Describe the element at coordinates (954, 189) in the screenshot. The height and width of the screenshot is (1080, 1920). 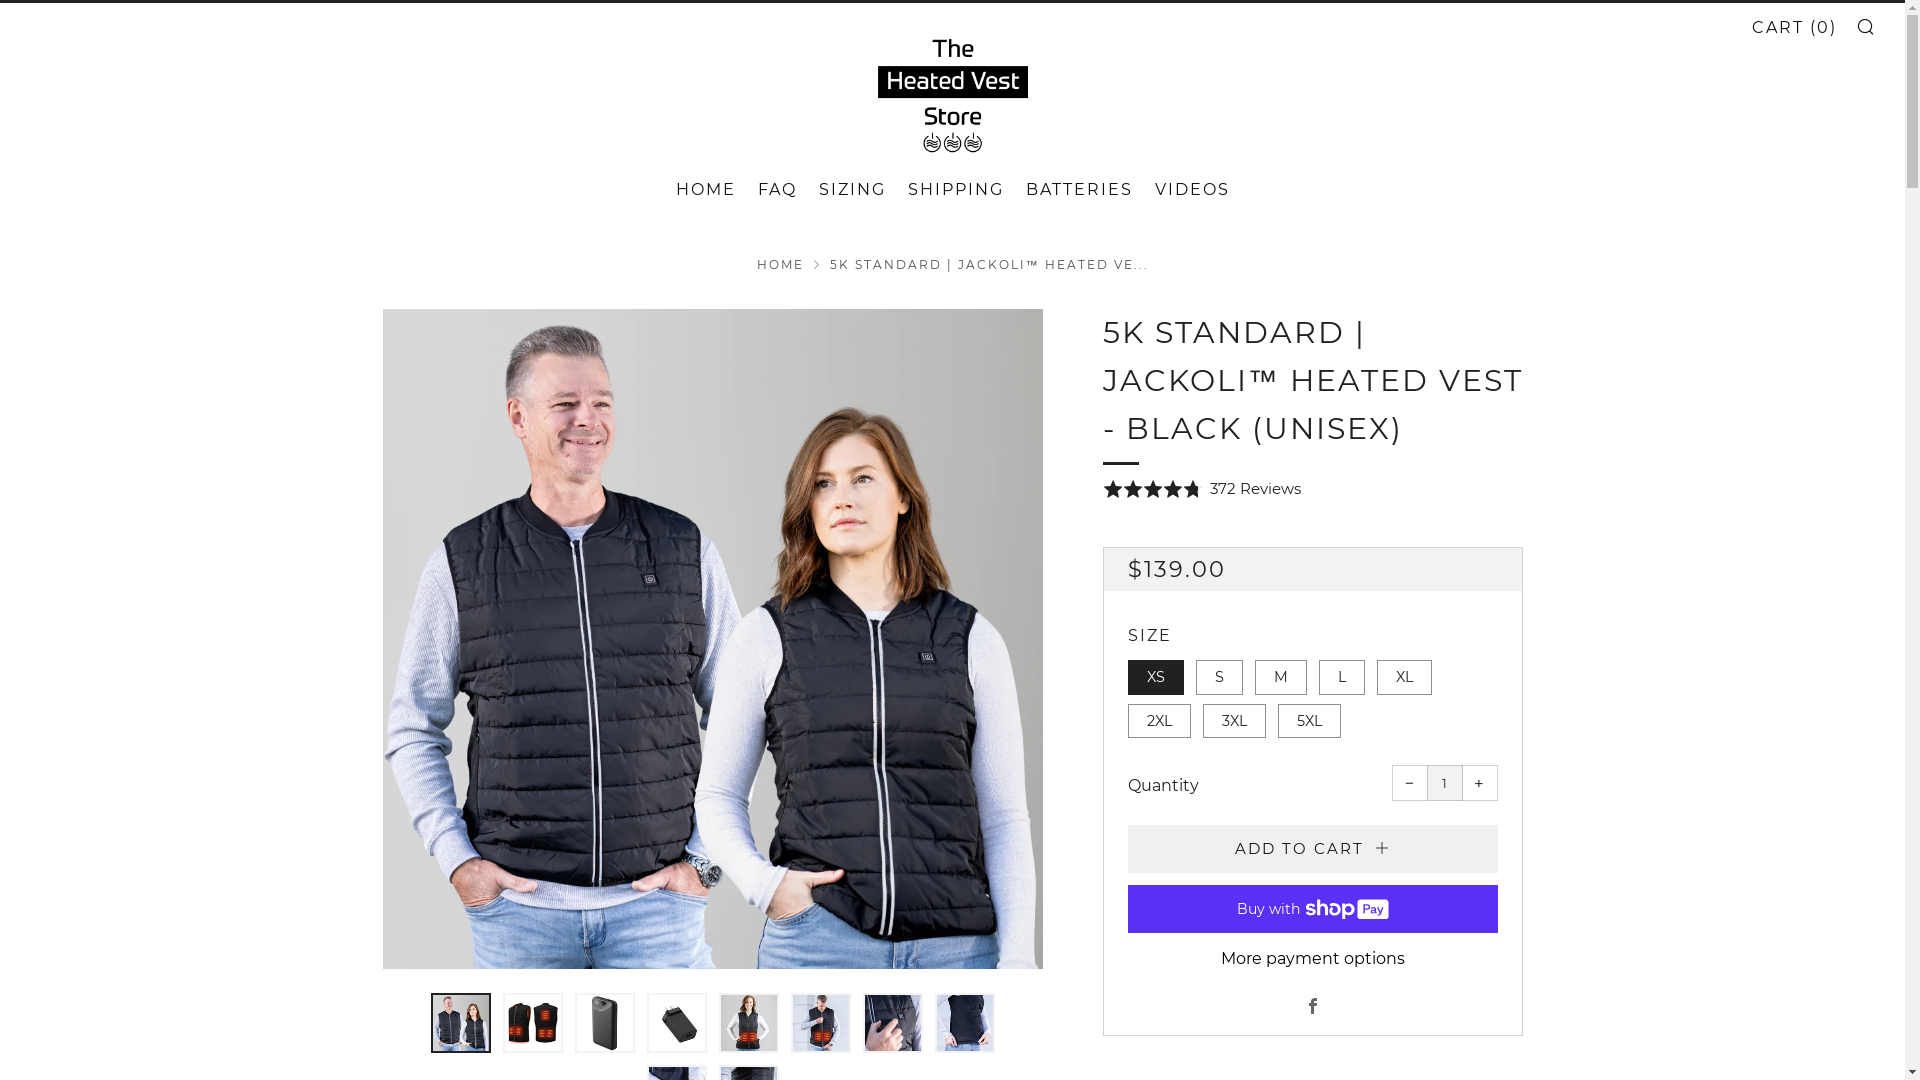
I see `'SHIPPING'` at that location.